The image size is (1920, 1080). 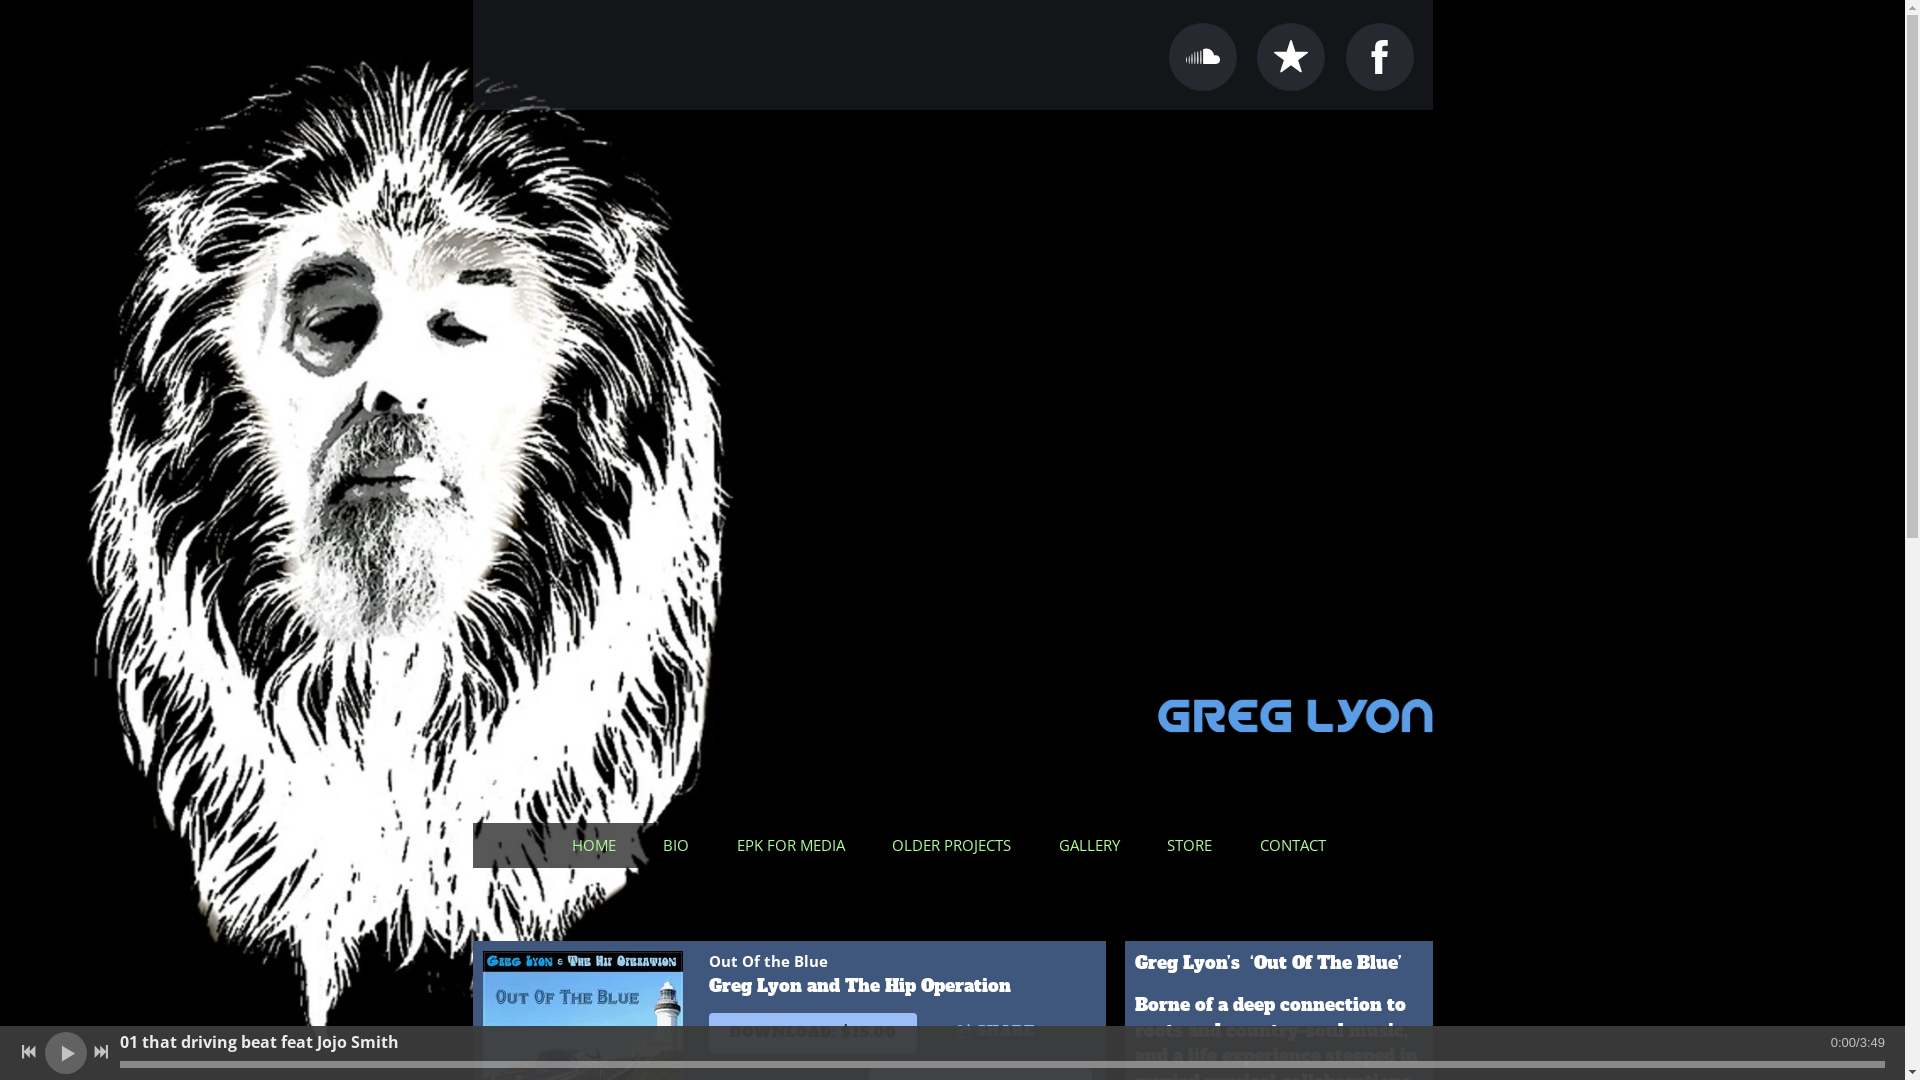 I want to click on 'OLDER PROJECTS', so click(x=954, y=845).